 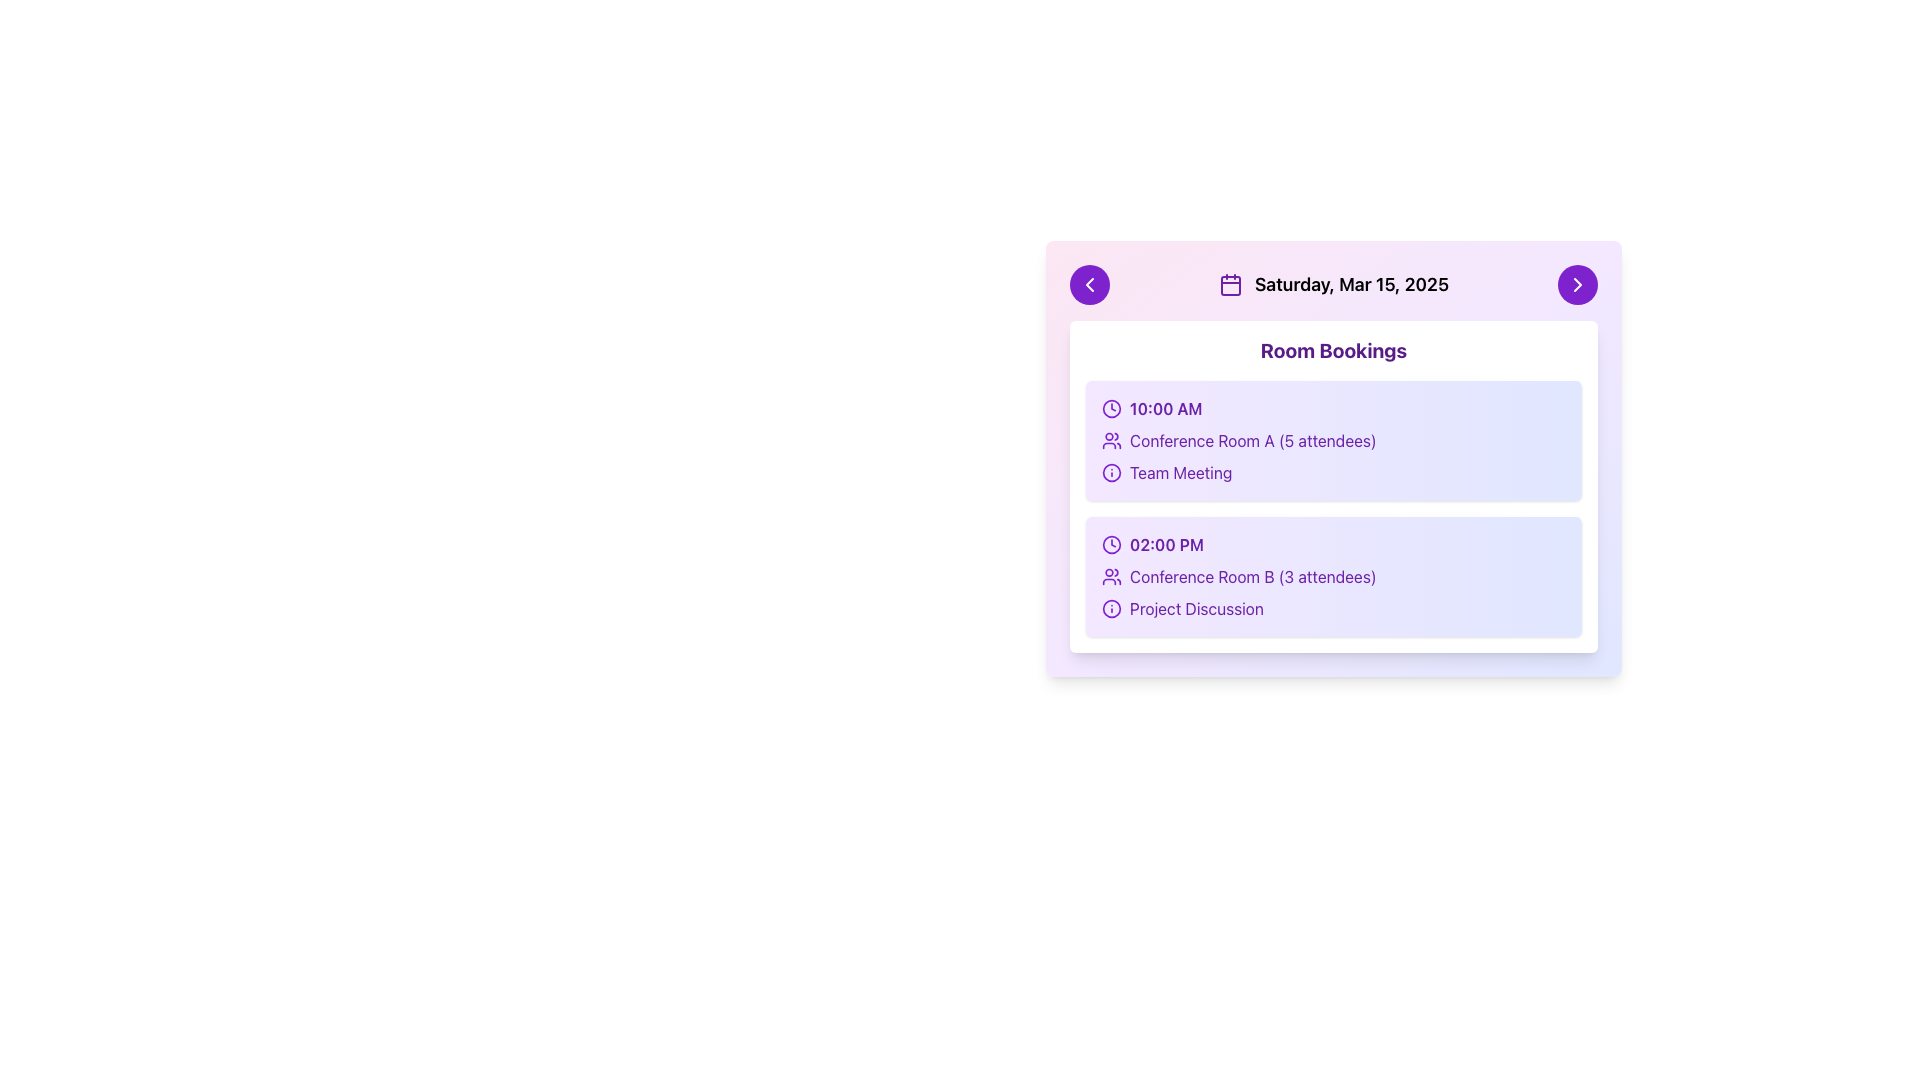 What do you see at coordinates (1334, 577) in the screenshot?
I see `the text label reading 'Conference Room B (3 attendees)' which is styled in purple text and located centrally below '02:00 PM' and above 'Project Discussion'` at bounding box center [1334, 577].